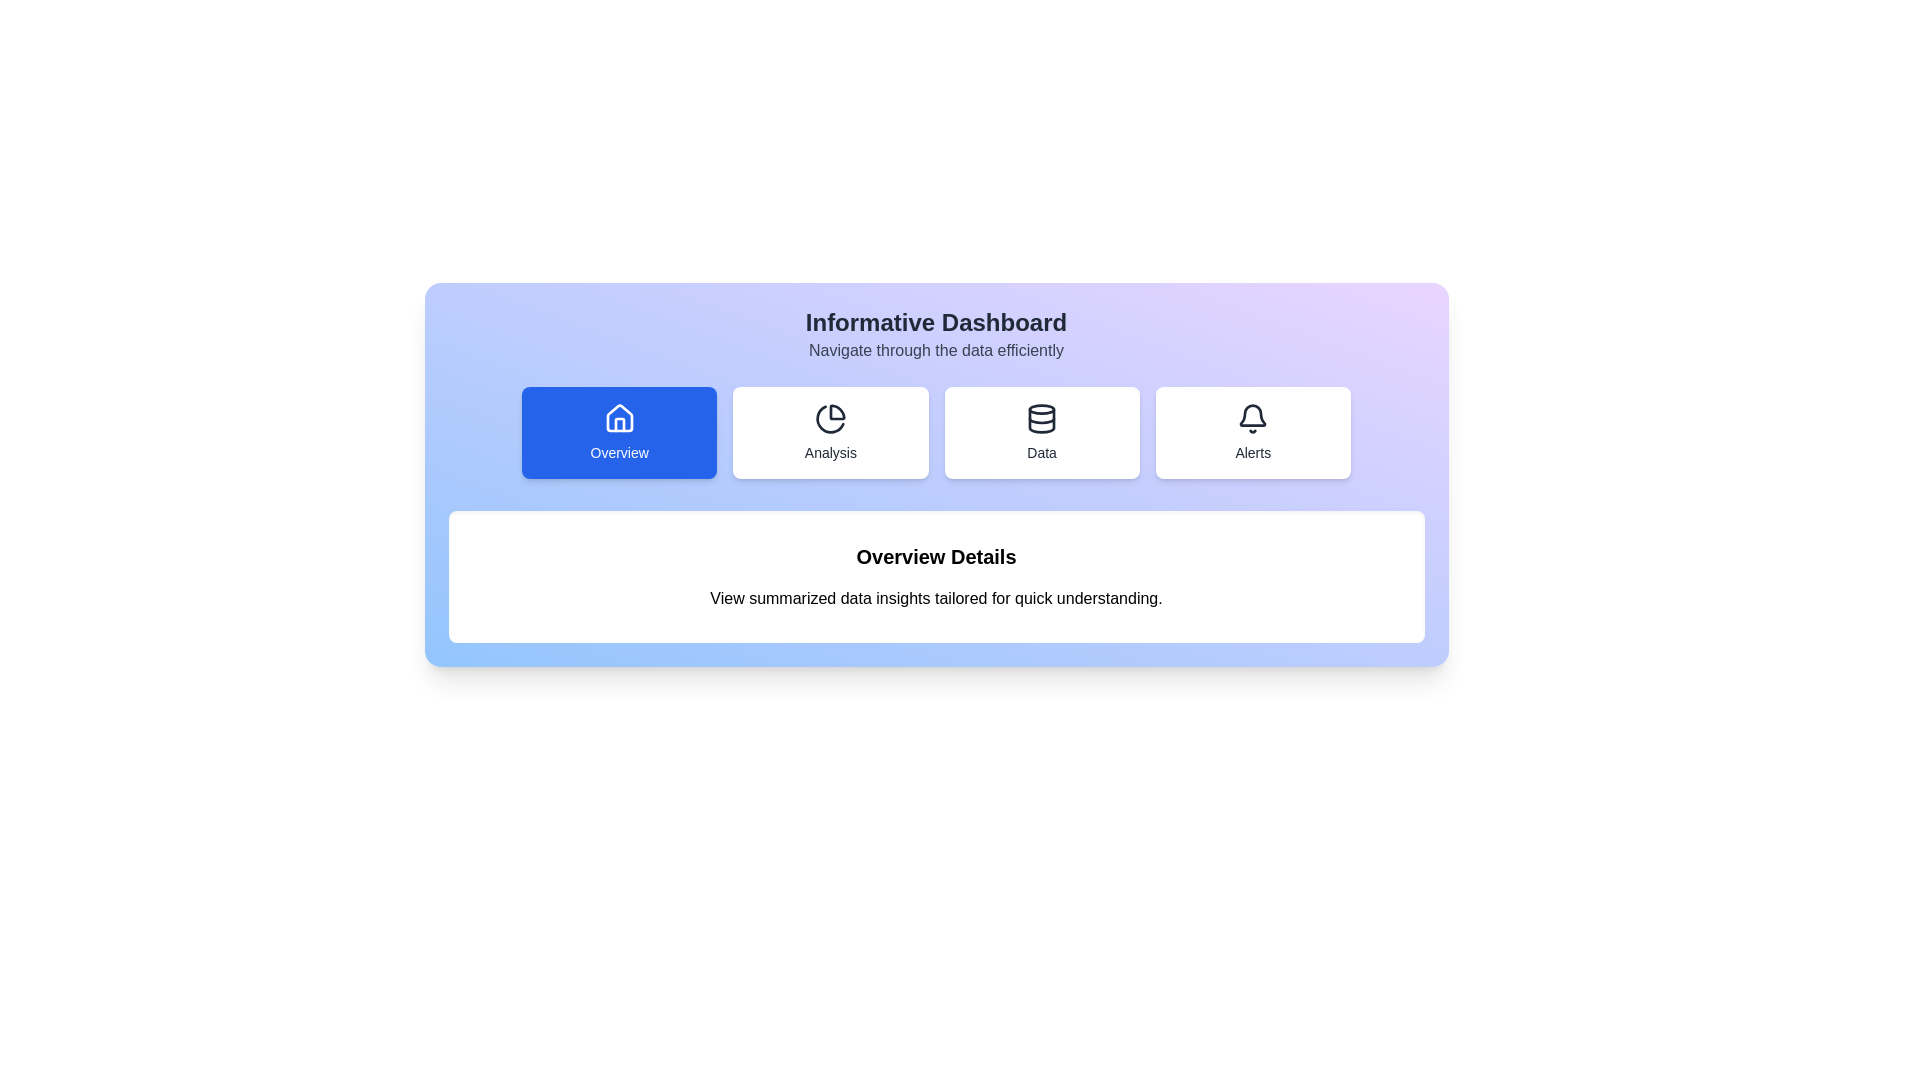 The image size is (1920, 1080). I want to click on the informational Text label located at the bottom center of the card, which indicates data-related functionality and is situated between the 'Analysis' and 'Alerts' cards, so click(1041, 452).